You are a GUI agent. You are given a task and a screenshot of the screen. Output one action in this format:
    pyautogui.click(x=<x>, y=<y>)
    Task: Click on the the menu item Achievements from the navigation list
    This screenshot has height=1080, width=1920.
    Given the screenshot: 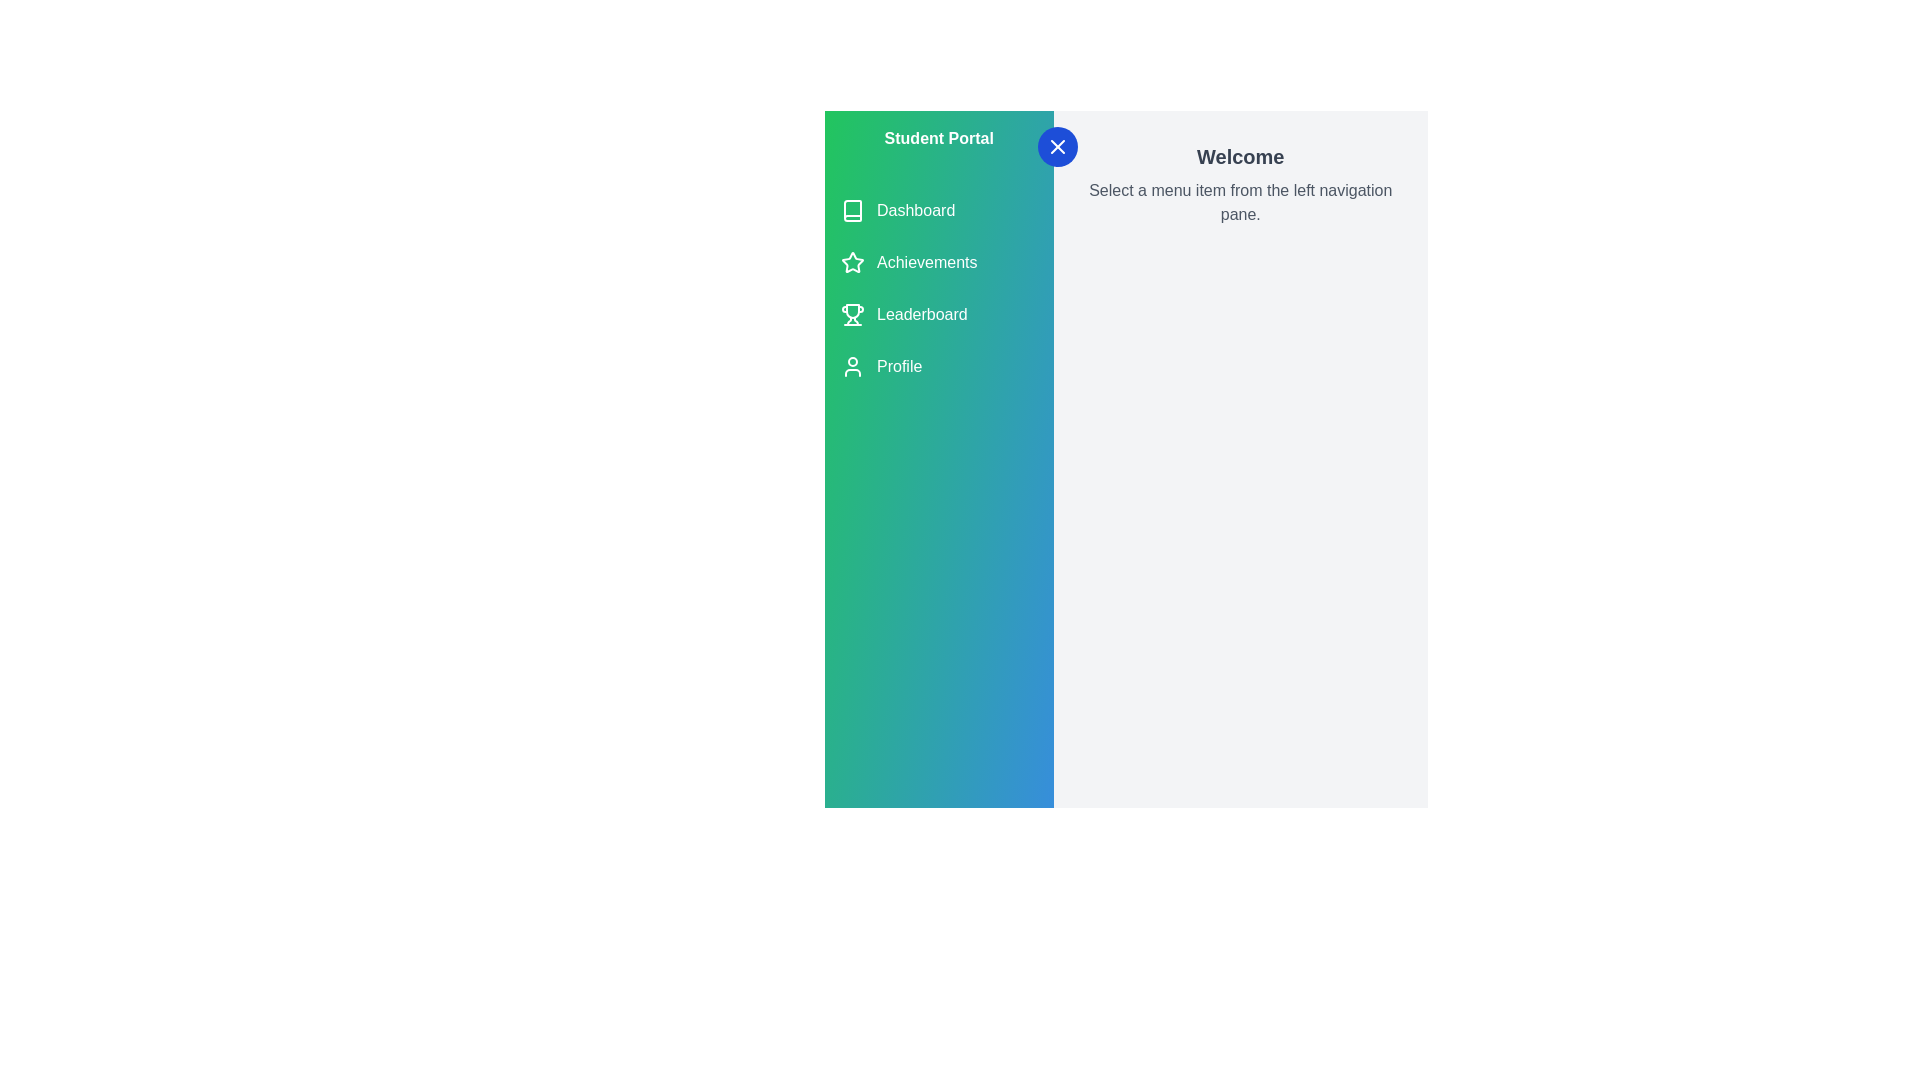 What is the action you would take?
    pyautogui.click(x=938, y=261)
    